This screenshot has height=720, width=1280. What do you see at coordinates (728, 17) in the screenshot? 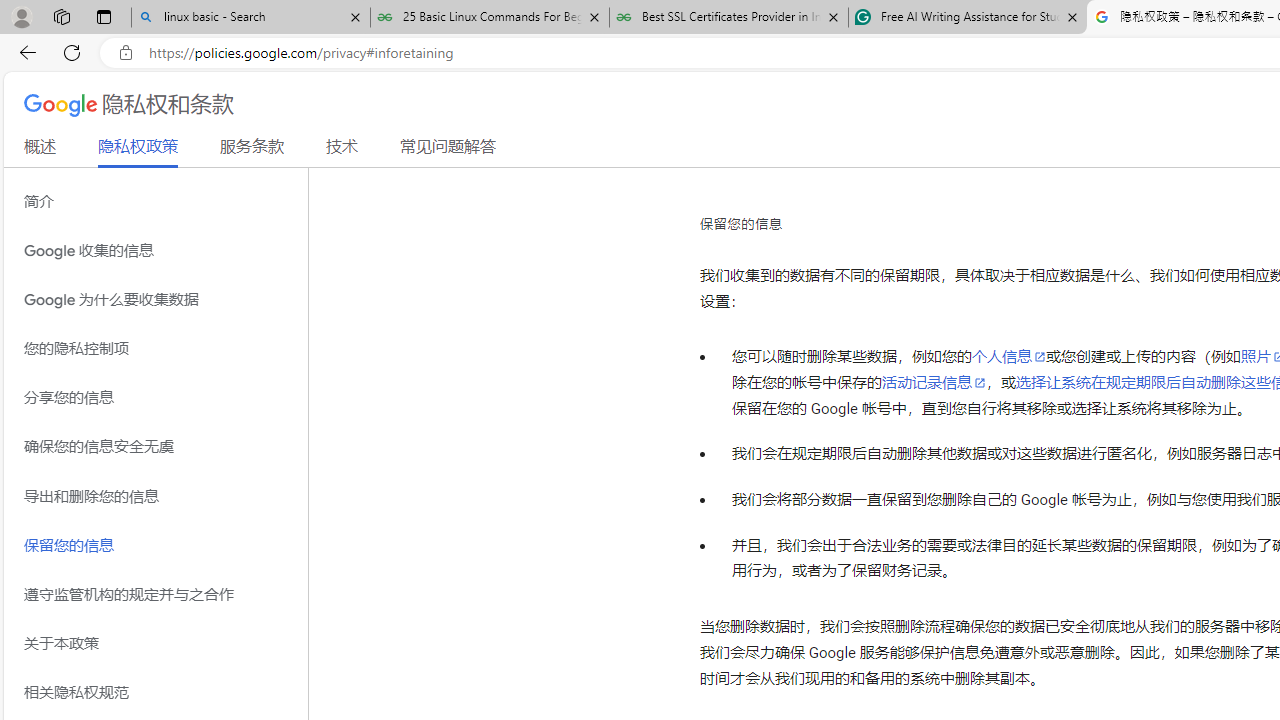
I see `'Best SSL Certificates Provider in India - GeeksforGeeks'` at bounding box center [728, 17].